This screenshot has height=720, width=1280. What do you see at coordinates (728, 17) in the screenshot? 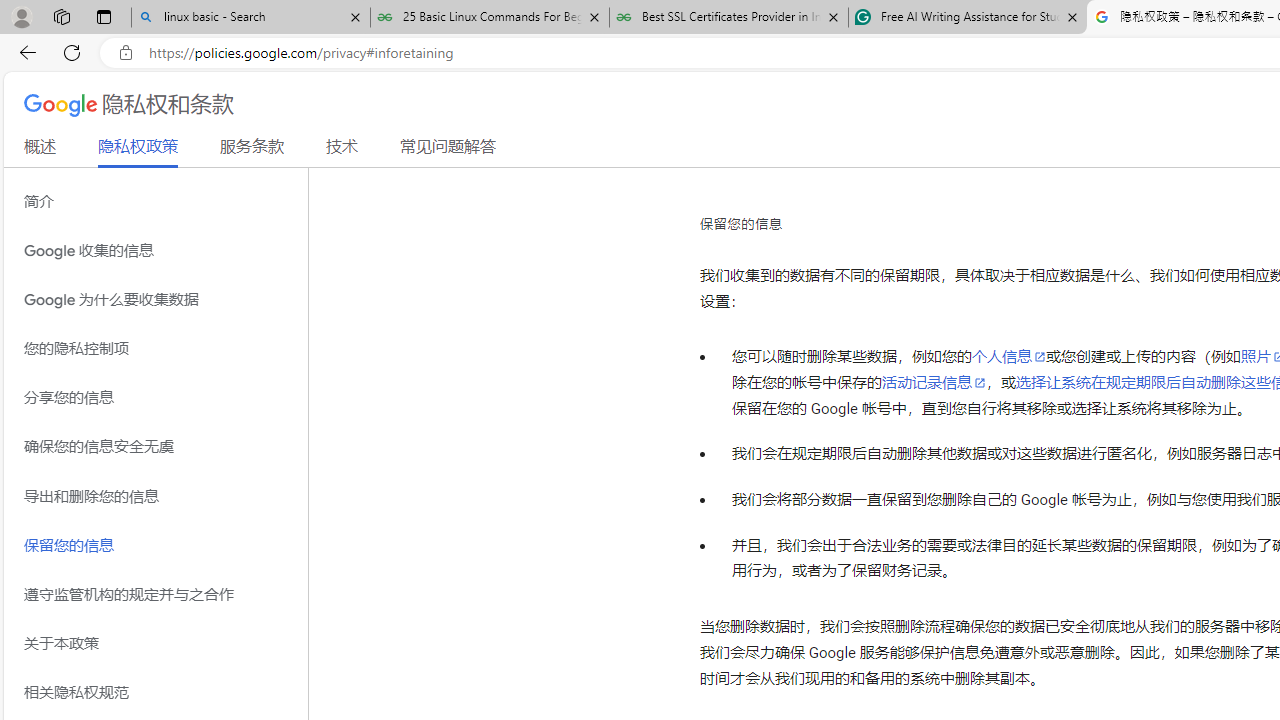
I see `'Best SSL Certificates Provider in India - GeeksforGeeks'` at bounding box center [728, 17].